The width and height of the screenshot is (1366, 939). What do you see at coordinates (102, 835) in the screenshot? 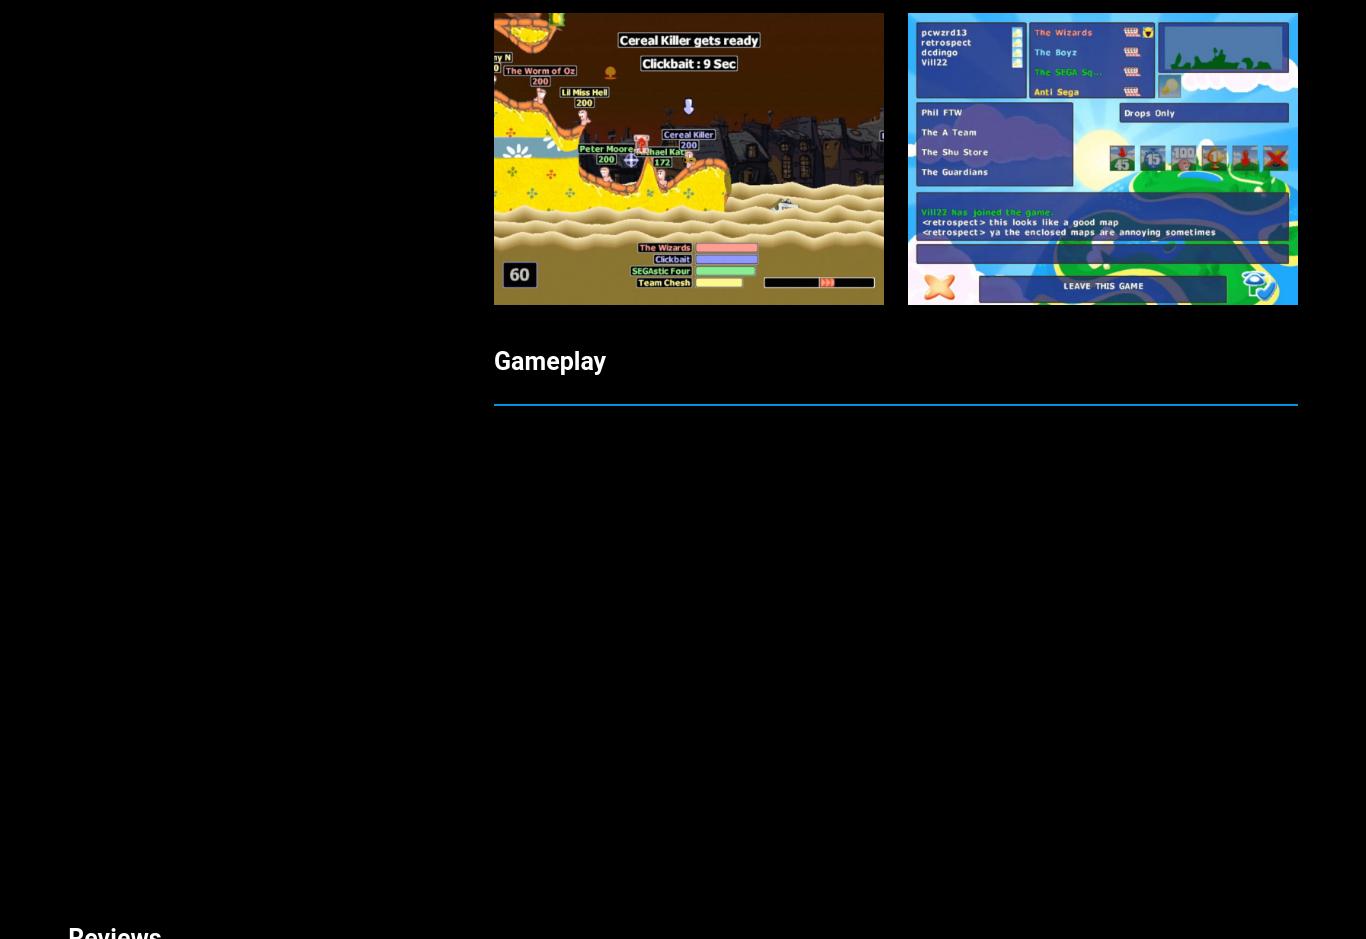
I see `'pcwzrd13'` at bounding box center [102, 835].